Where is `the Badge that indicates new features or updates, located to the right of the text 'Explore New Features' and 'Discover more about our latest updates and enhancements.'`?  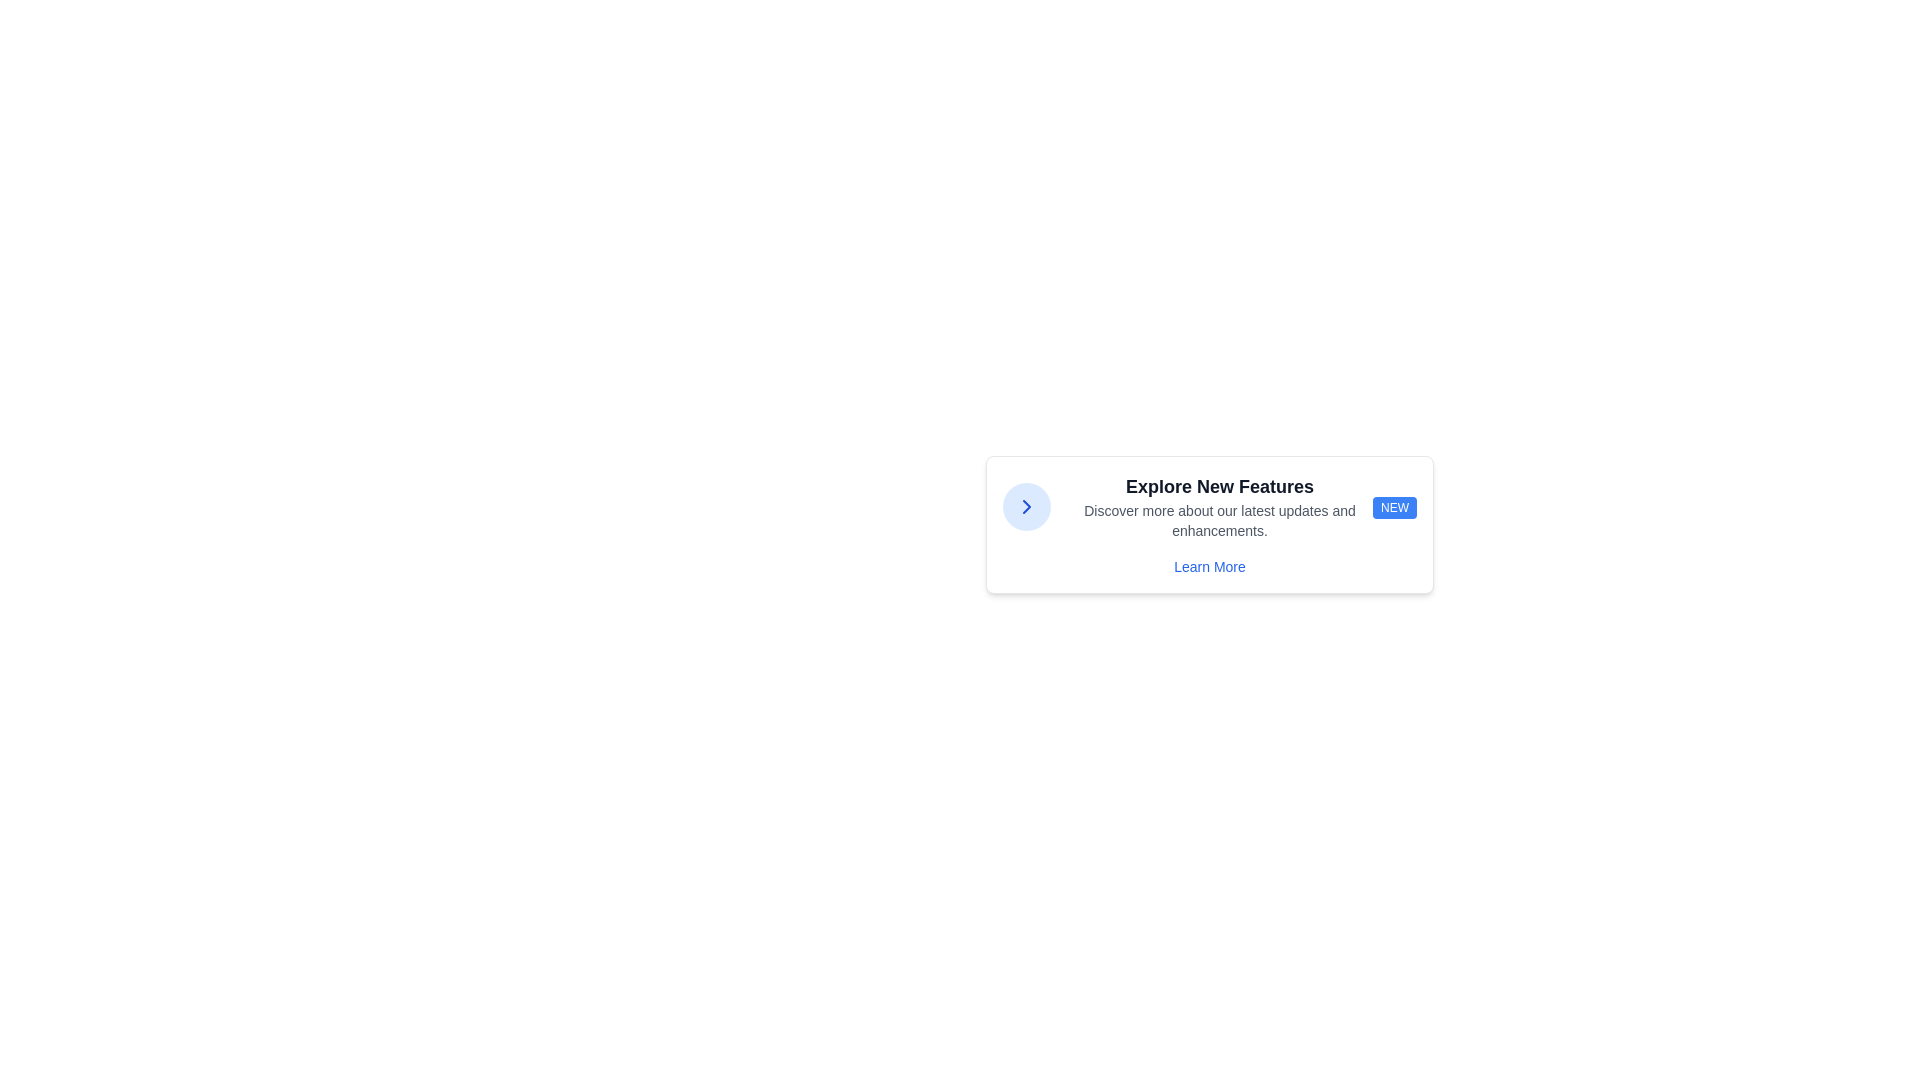 the Badge that indicates new features or updates, located to the right of the text 'Explore New Features' and 'Discover more about our latest updates and enhancements.' is located at coordinates (1394, 505).